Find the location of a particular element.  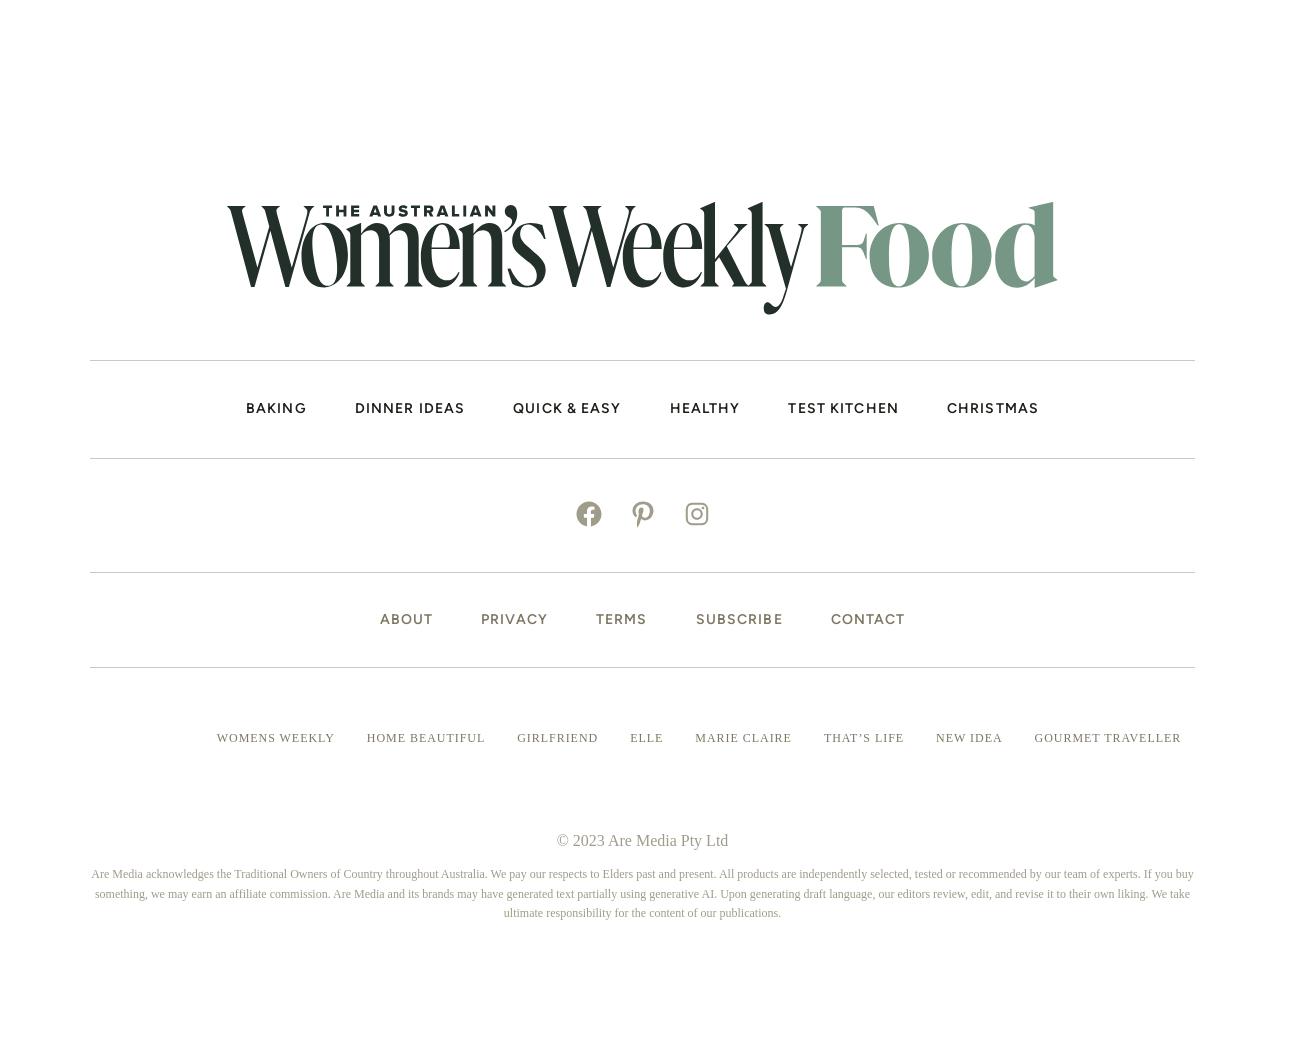

'That’s Life' is located at coordinates (823, 736).